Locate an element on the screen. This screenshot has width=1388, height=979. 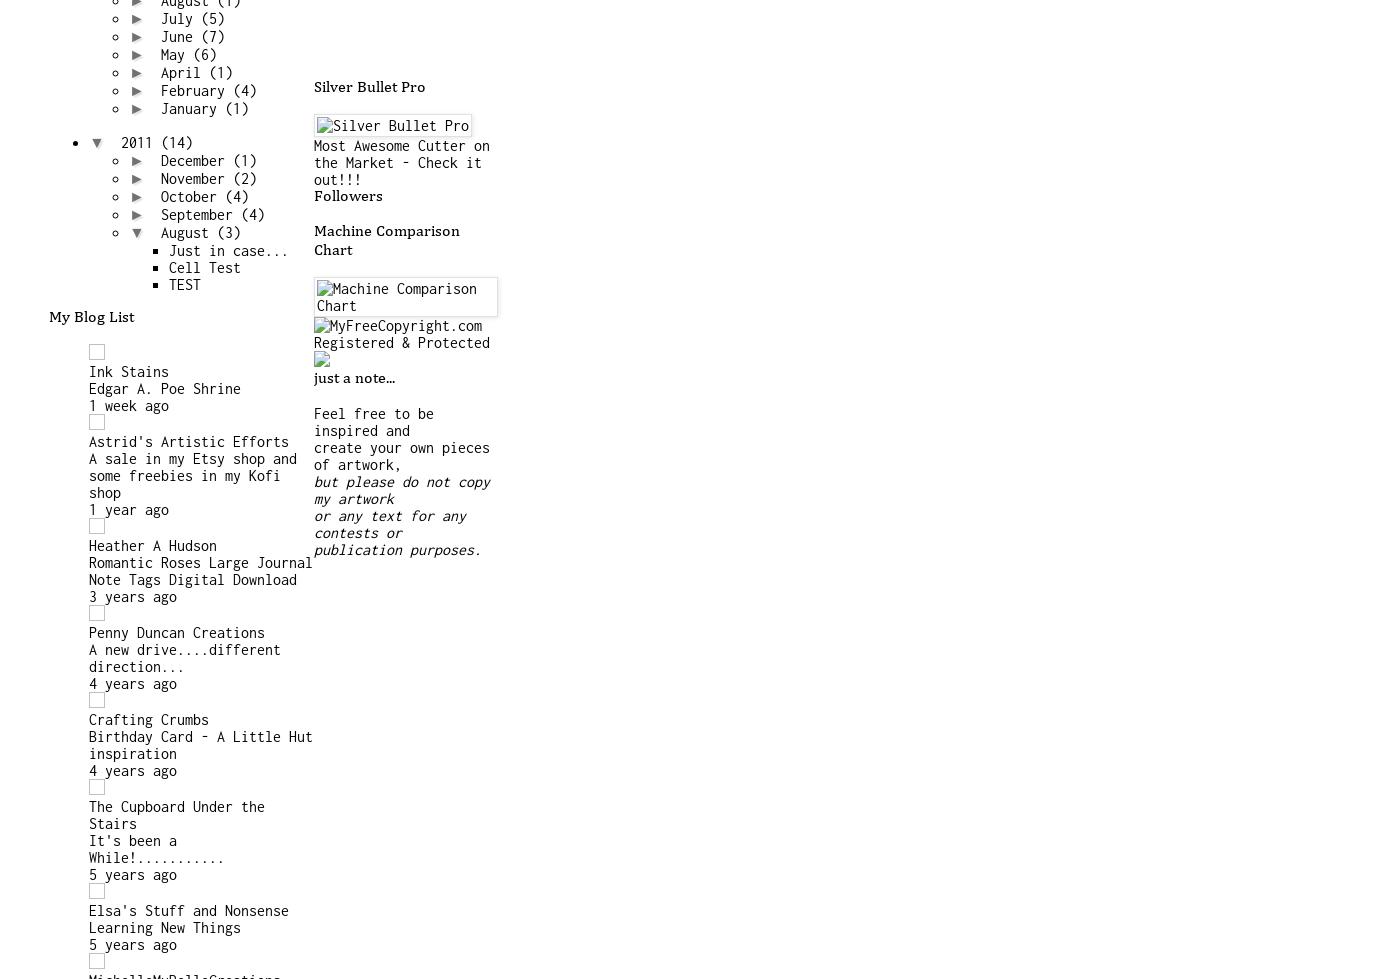
'My Blog List' is located at coordinates (90, 317).